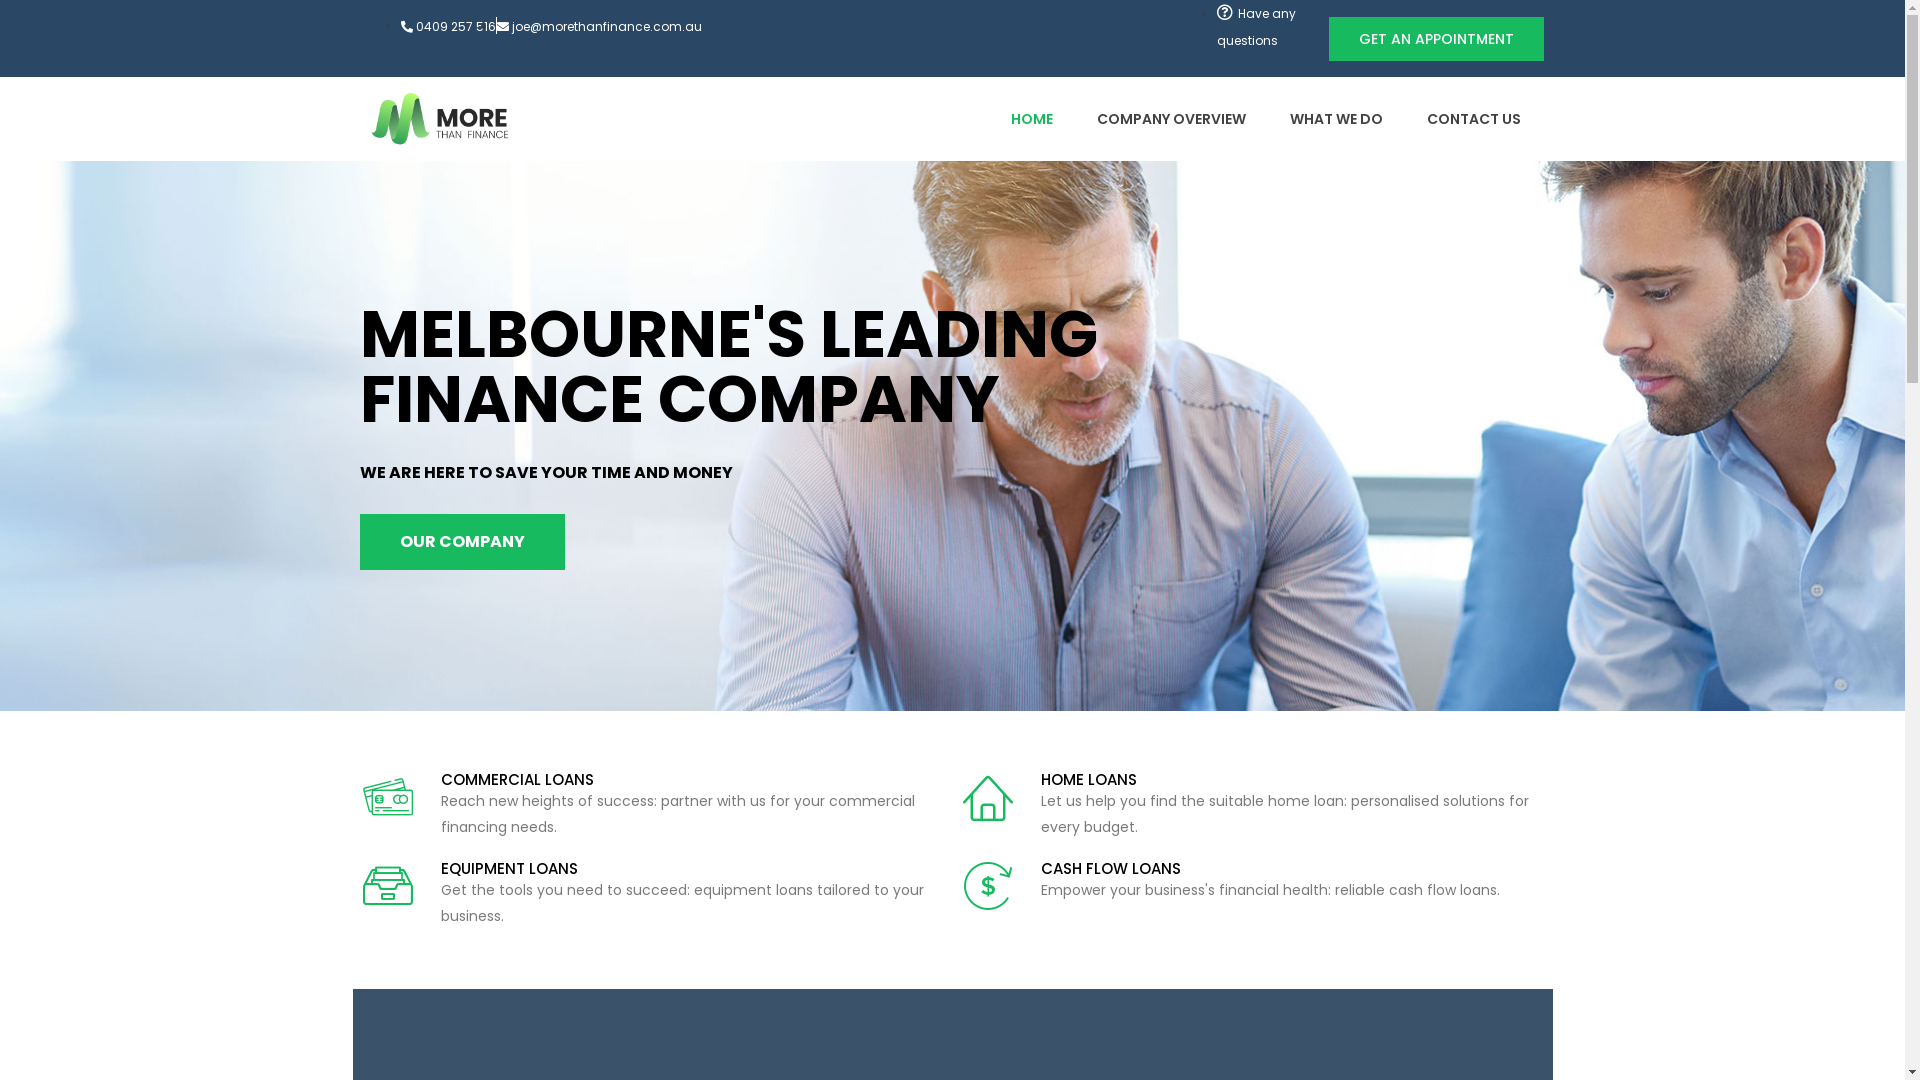 The width and height of the screenshot is (1920, 1080). Describe the element at coordinates (446, 26) in the screenshot. I see `'0409 257 516'` at that location.